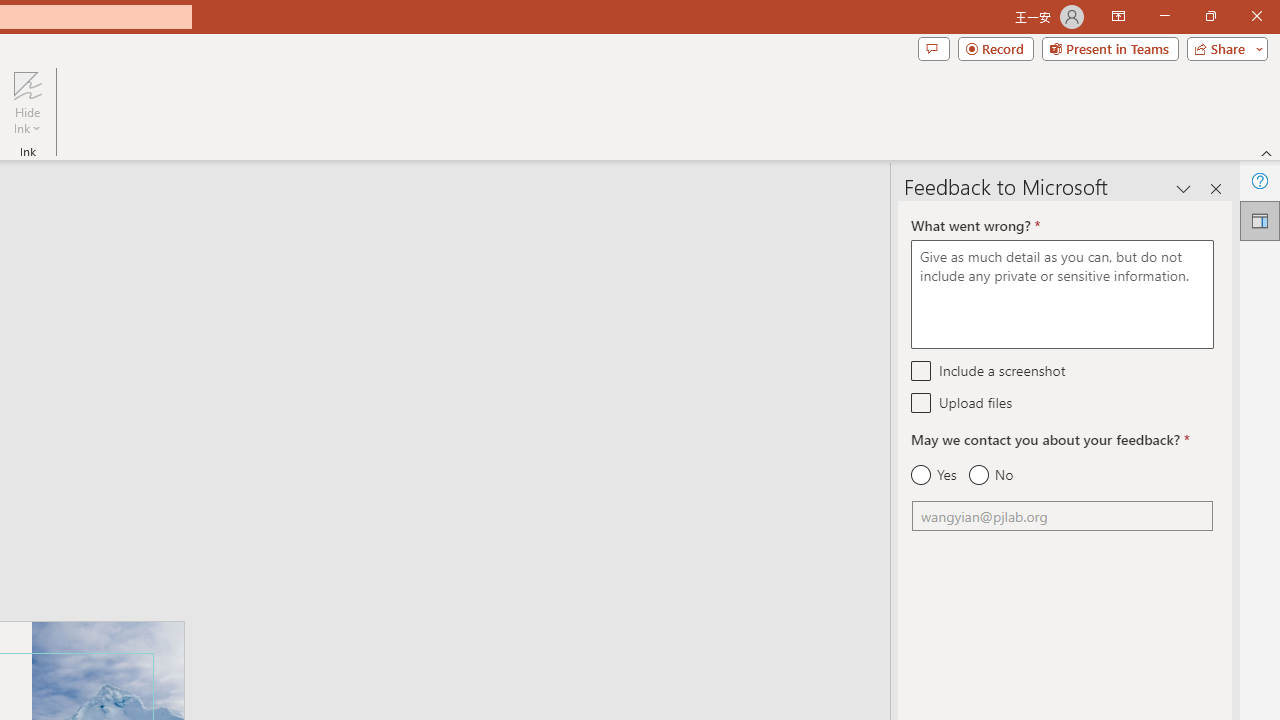 The image size is (1280, 720). I want to click on 'Hide Ink', so click(27, 84).